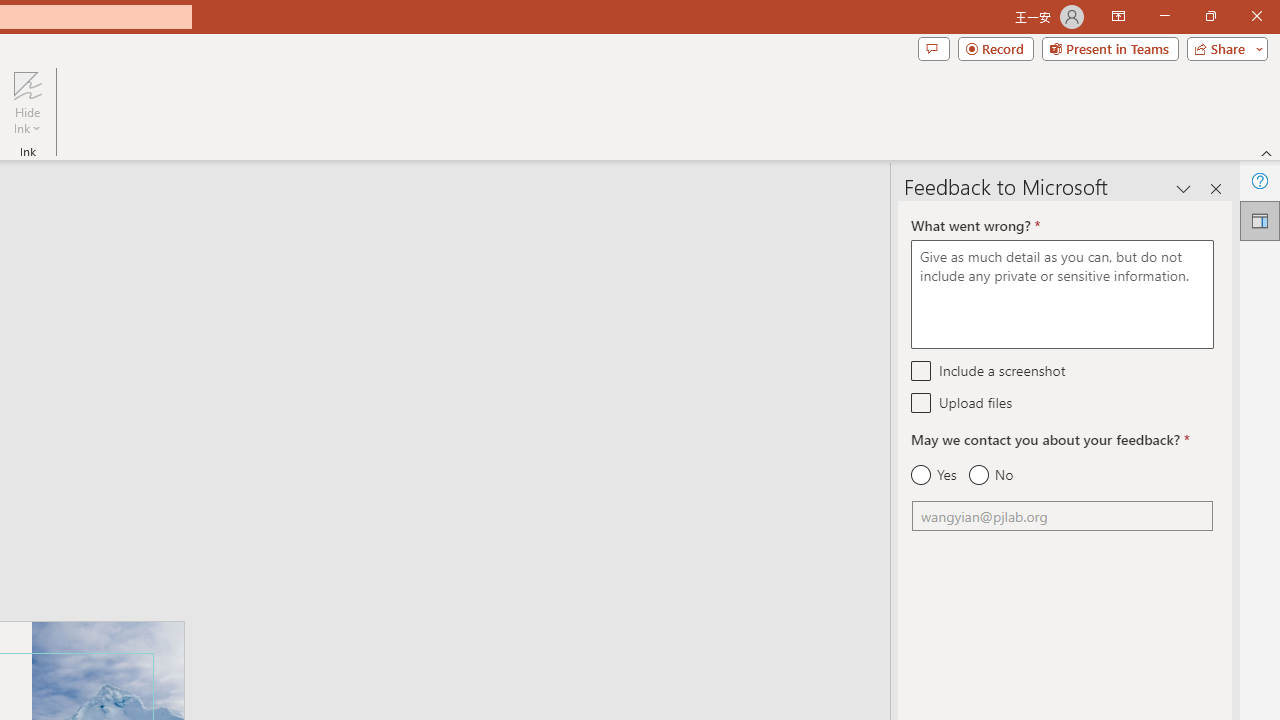 The image size is (1280, 720). I want to click on 'Hide Ink', so click(27, 84).